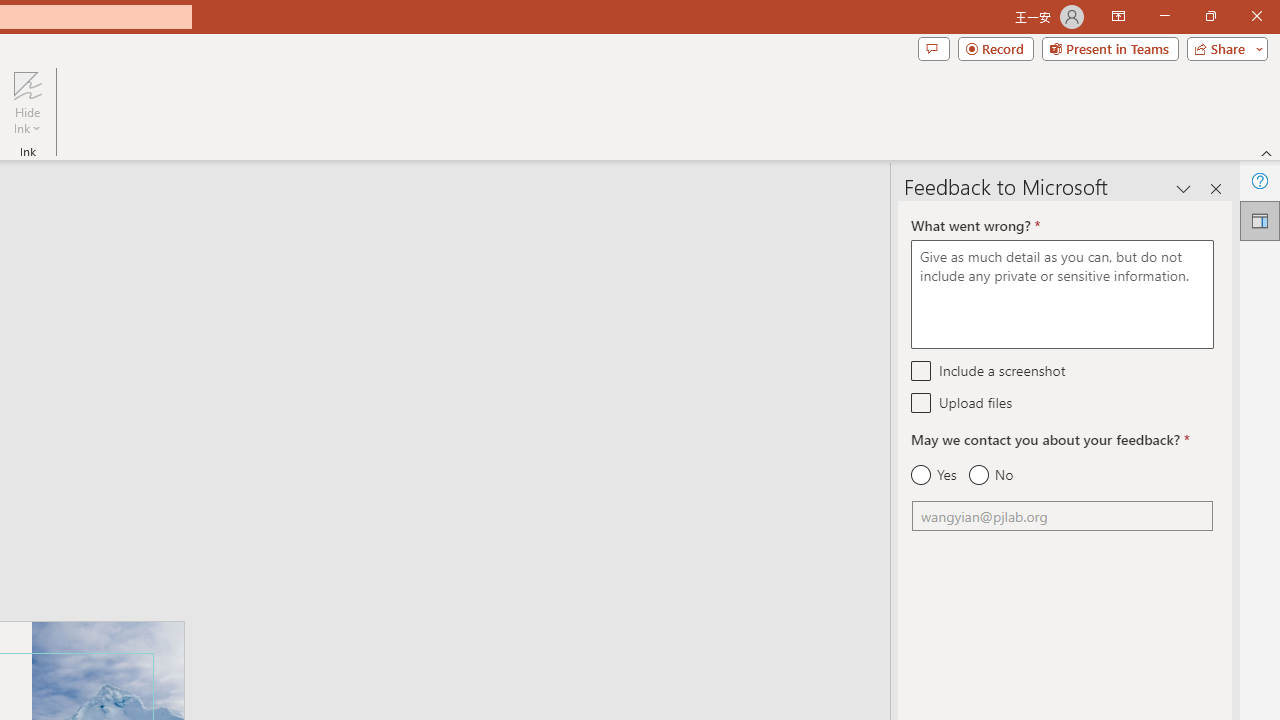 The image size is (1280, 720). I want to click on 'Hide Ink', so click(27, 84).